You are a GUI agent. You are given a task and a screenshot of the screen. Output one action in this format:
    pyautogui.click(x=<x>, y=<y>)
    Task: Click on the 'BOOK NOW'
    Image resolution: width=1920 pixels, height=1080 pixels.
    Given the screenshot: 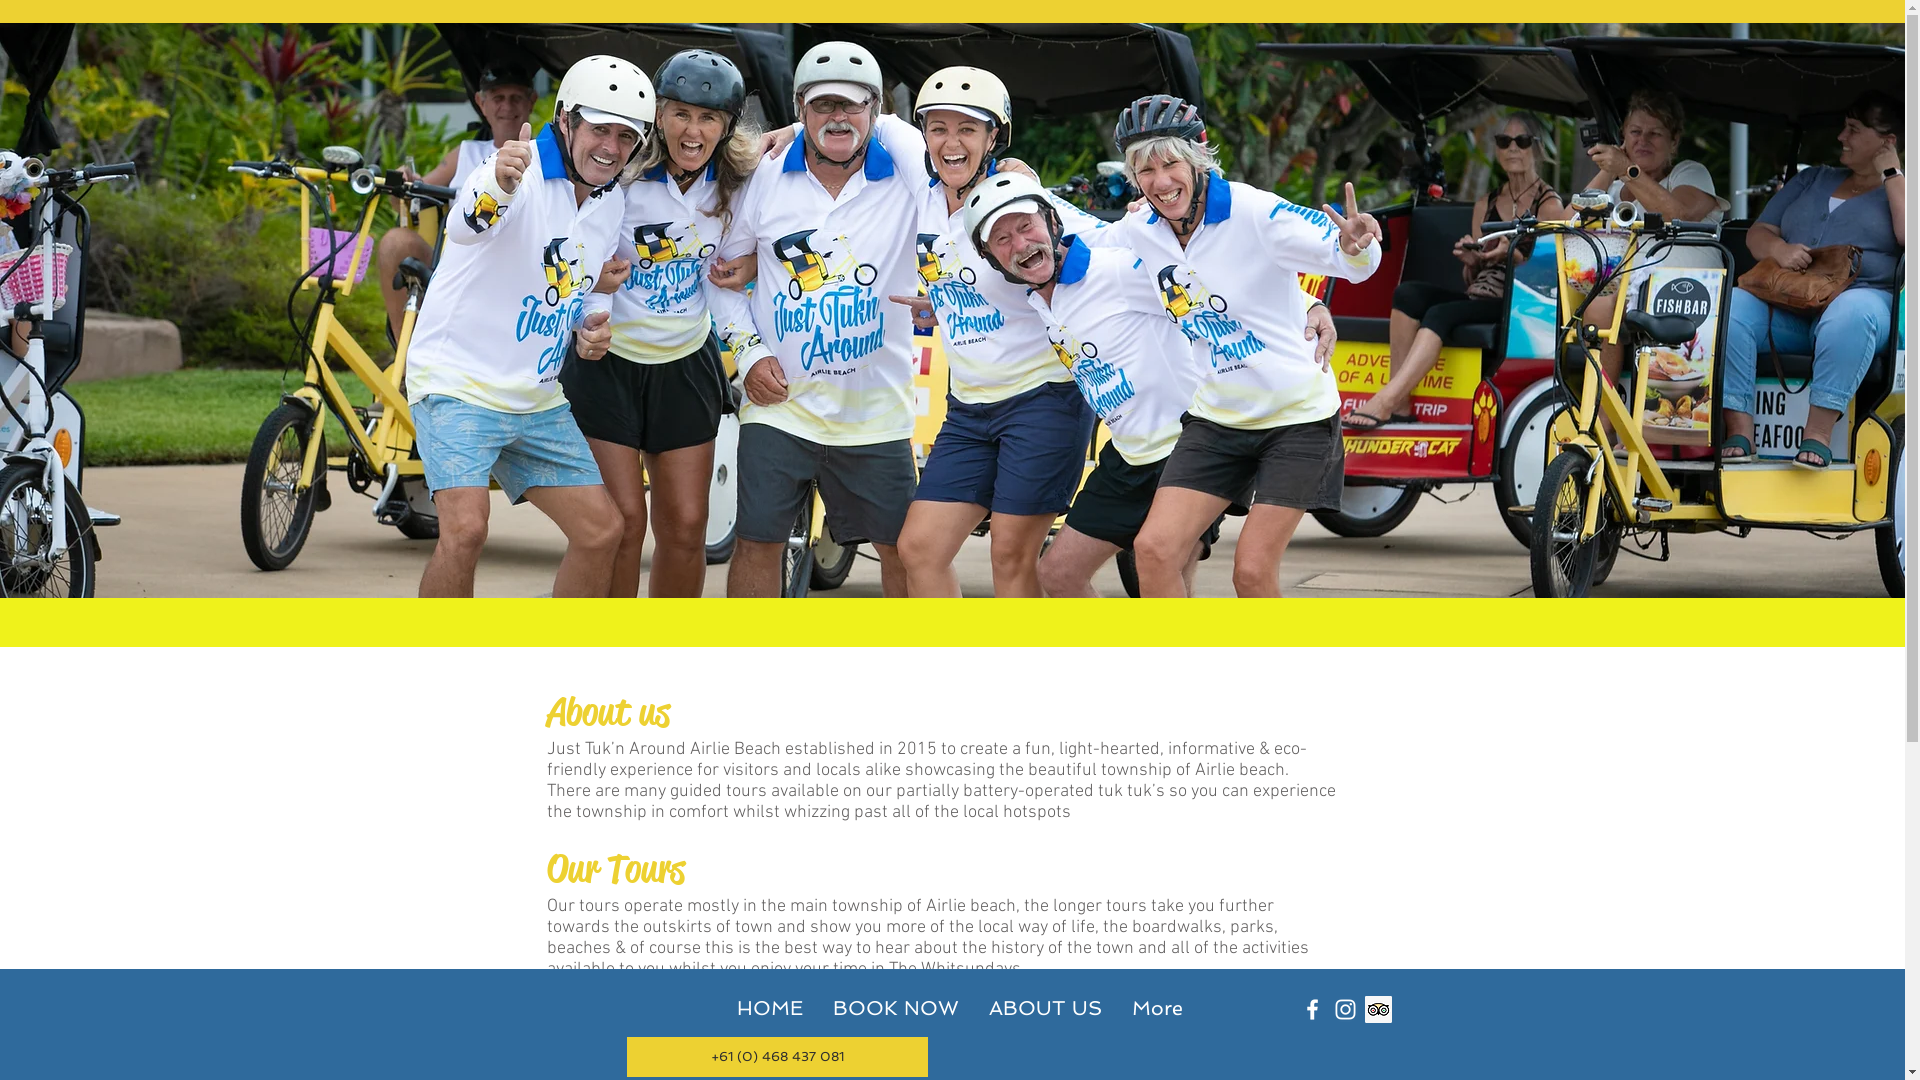 What is the action you would take?
    pyautogui.click(x=895, y=1008)
    